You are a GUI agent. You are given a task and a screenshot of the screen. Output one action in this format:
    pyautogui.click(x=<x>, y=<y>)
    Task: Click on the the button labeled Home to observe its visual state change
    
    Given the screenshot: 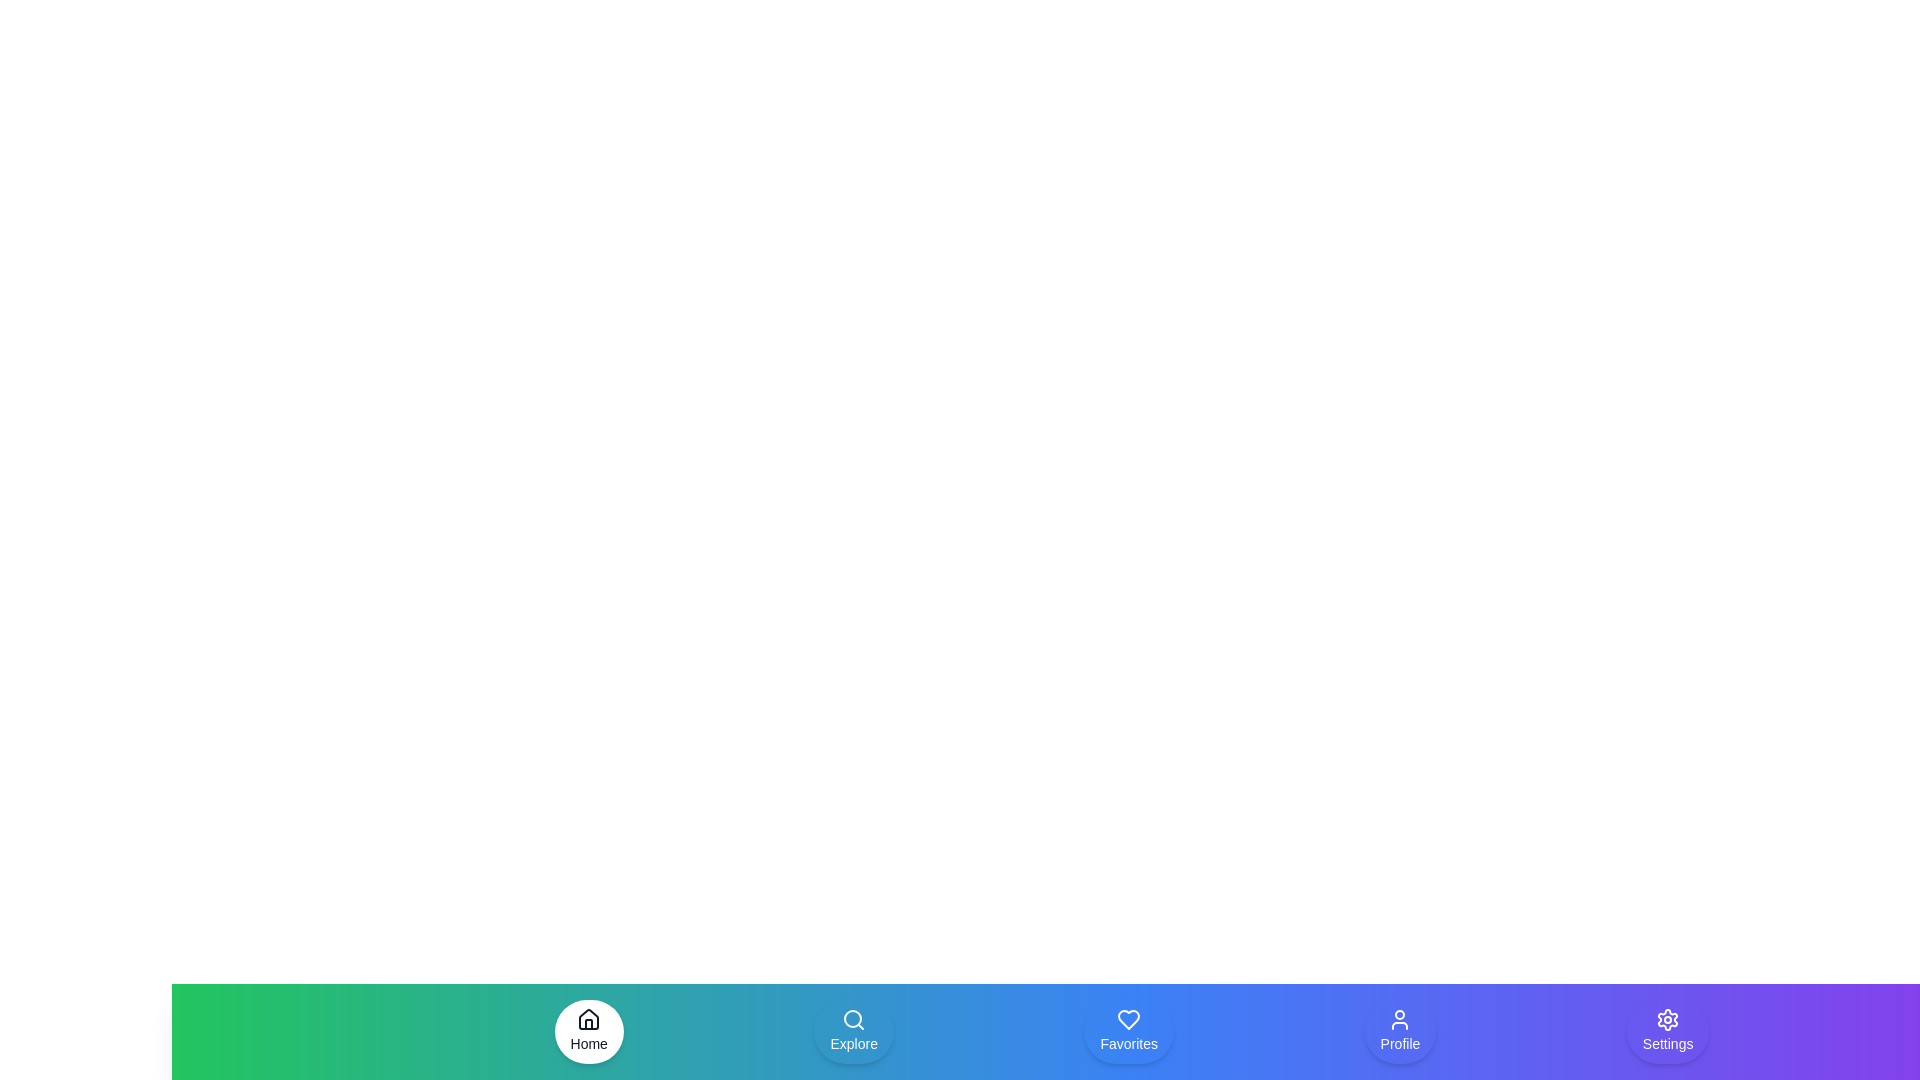 What is the action you would take?
    pyautogui.click(x=588, y=1032)
    